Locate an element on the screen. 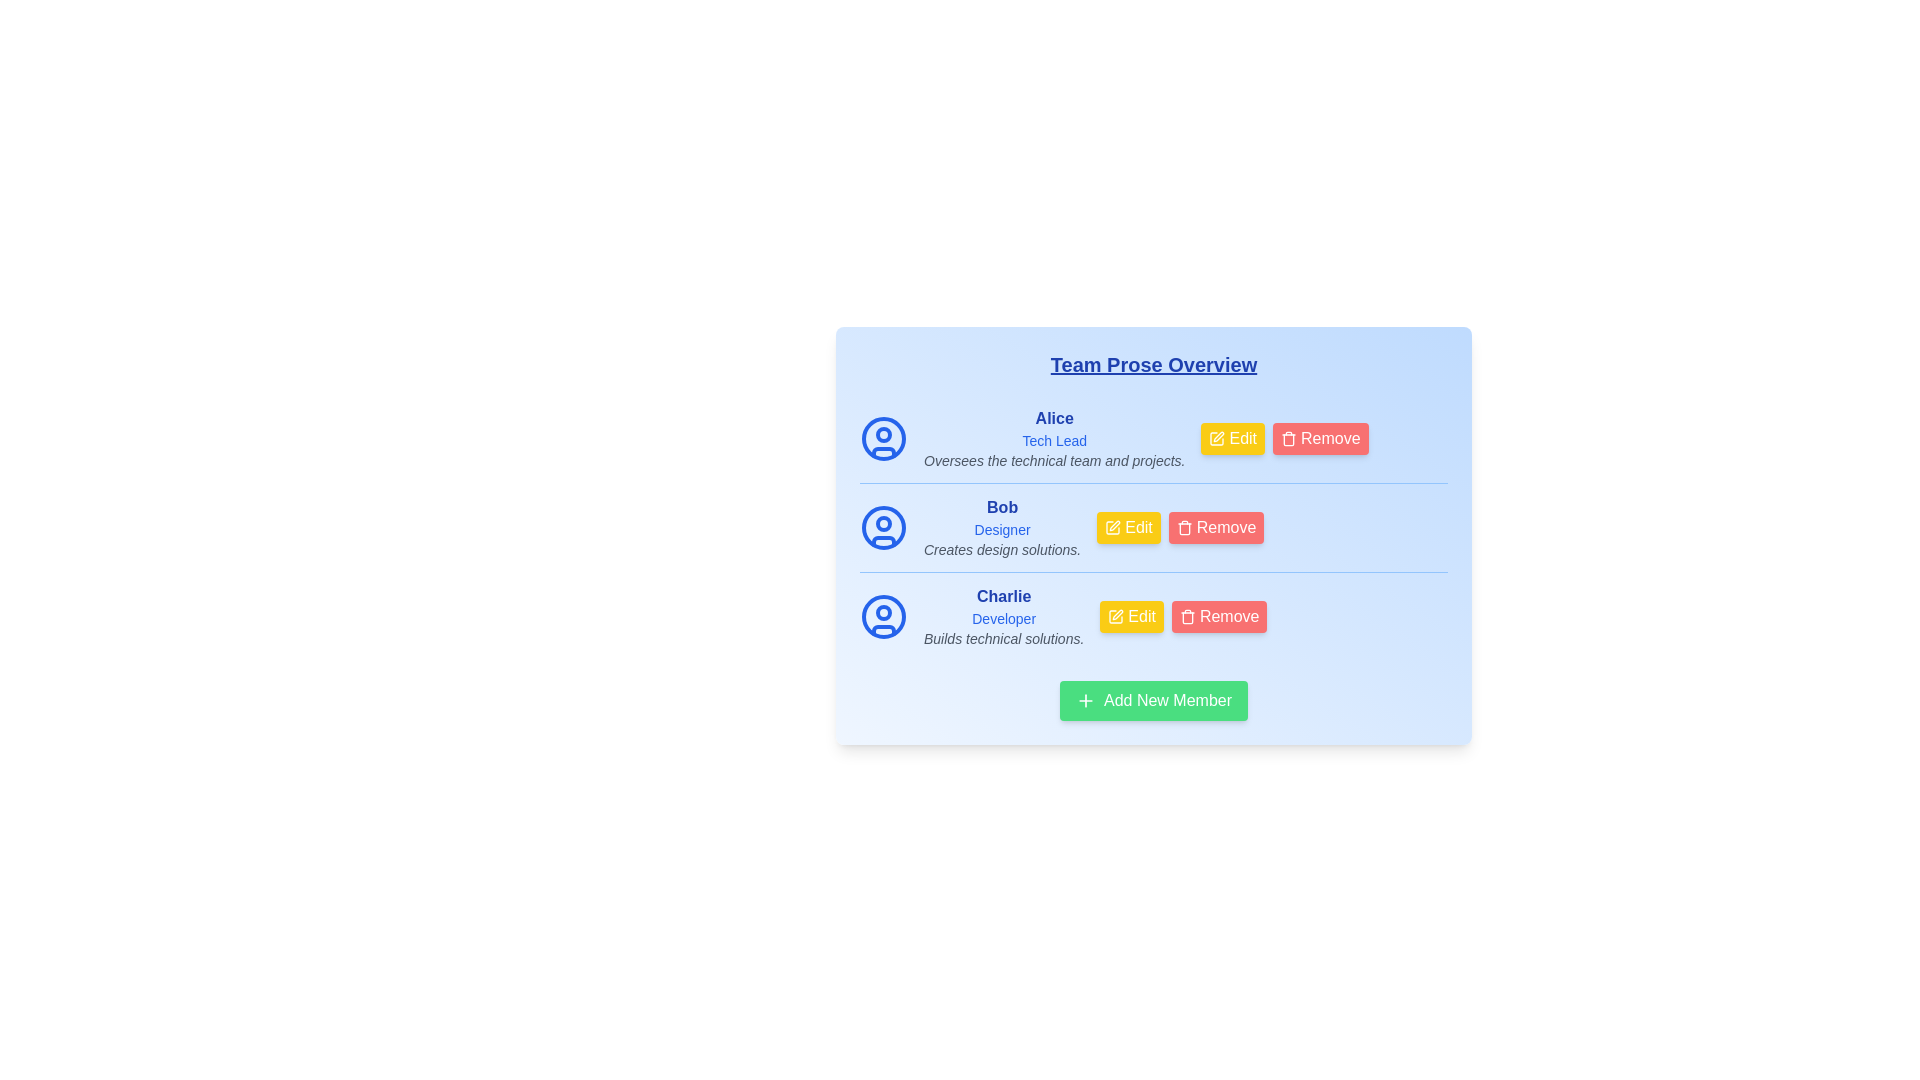 This screenshot has height=1080, width=1920. the non-interactive text label 'Edit' that indicates the editing function for the 'Edit' button associated with 'Alice' is located at coordinates (1240, 438).